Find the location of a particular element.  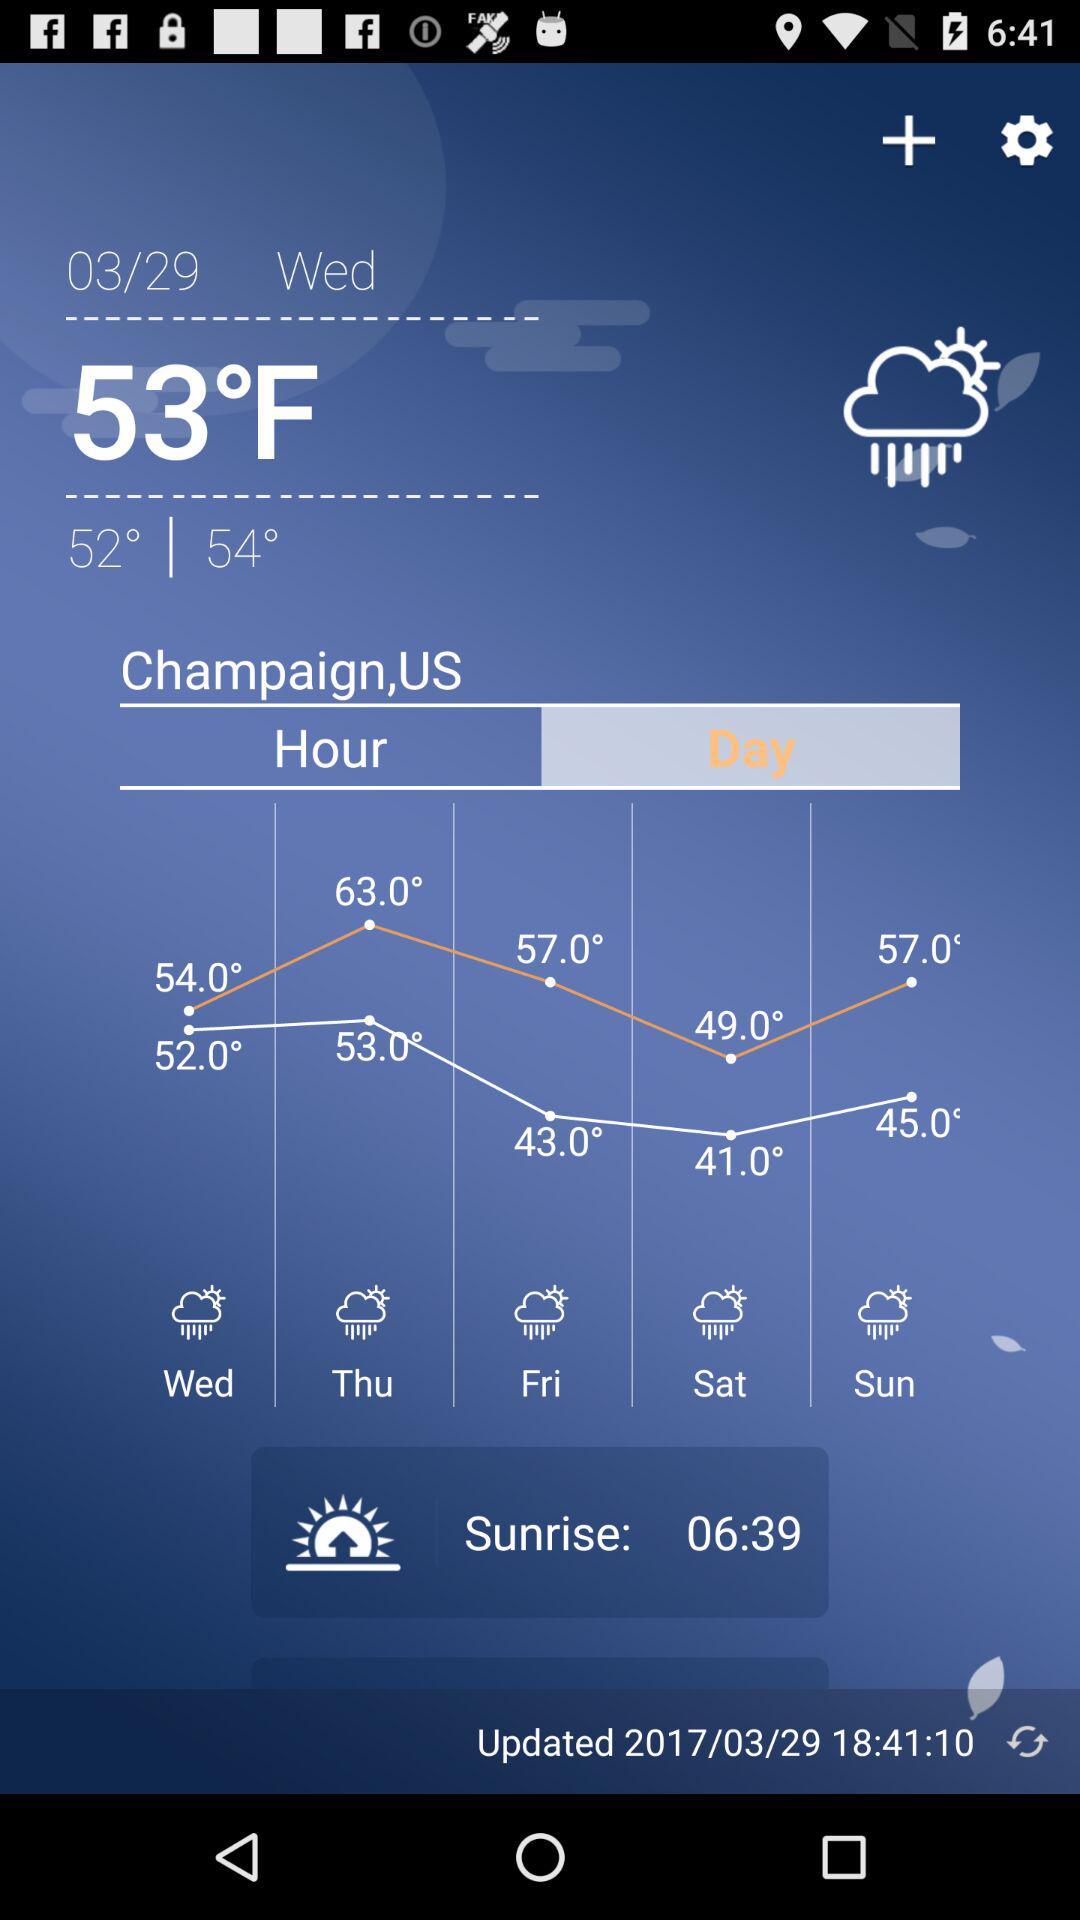

the refresh icon is located at coordinates (1027, 1862).